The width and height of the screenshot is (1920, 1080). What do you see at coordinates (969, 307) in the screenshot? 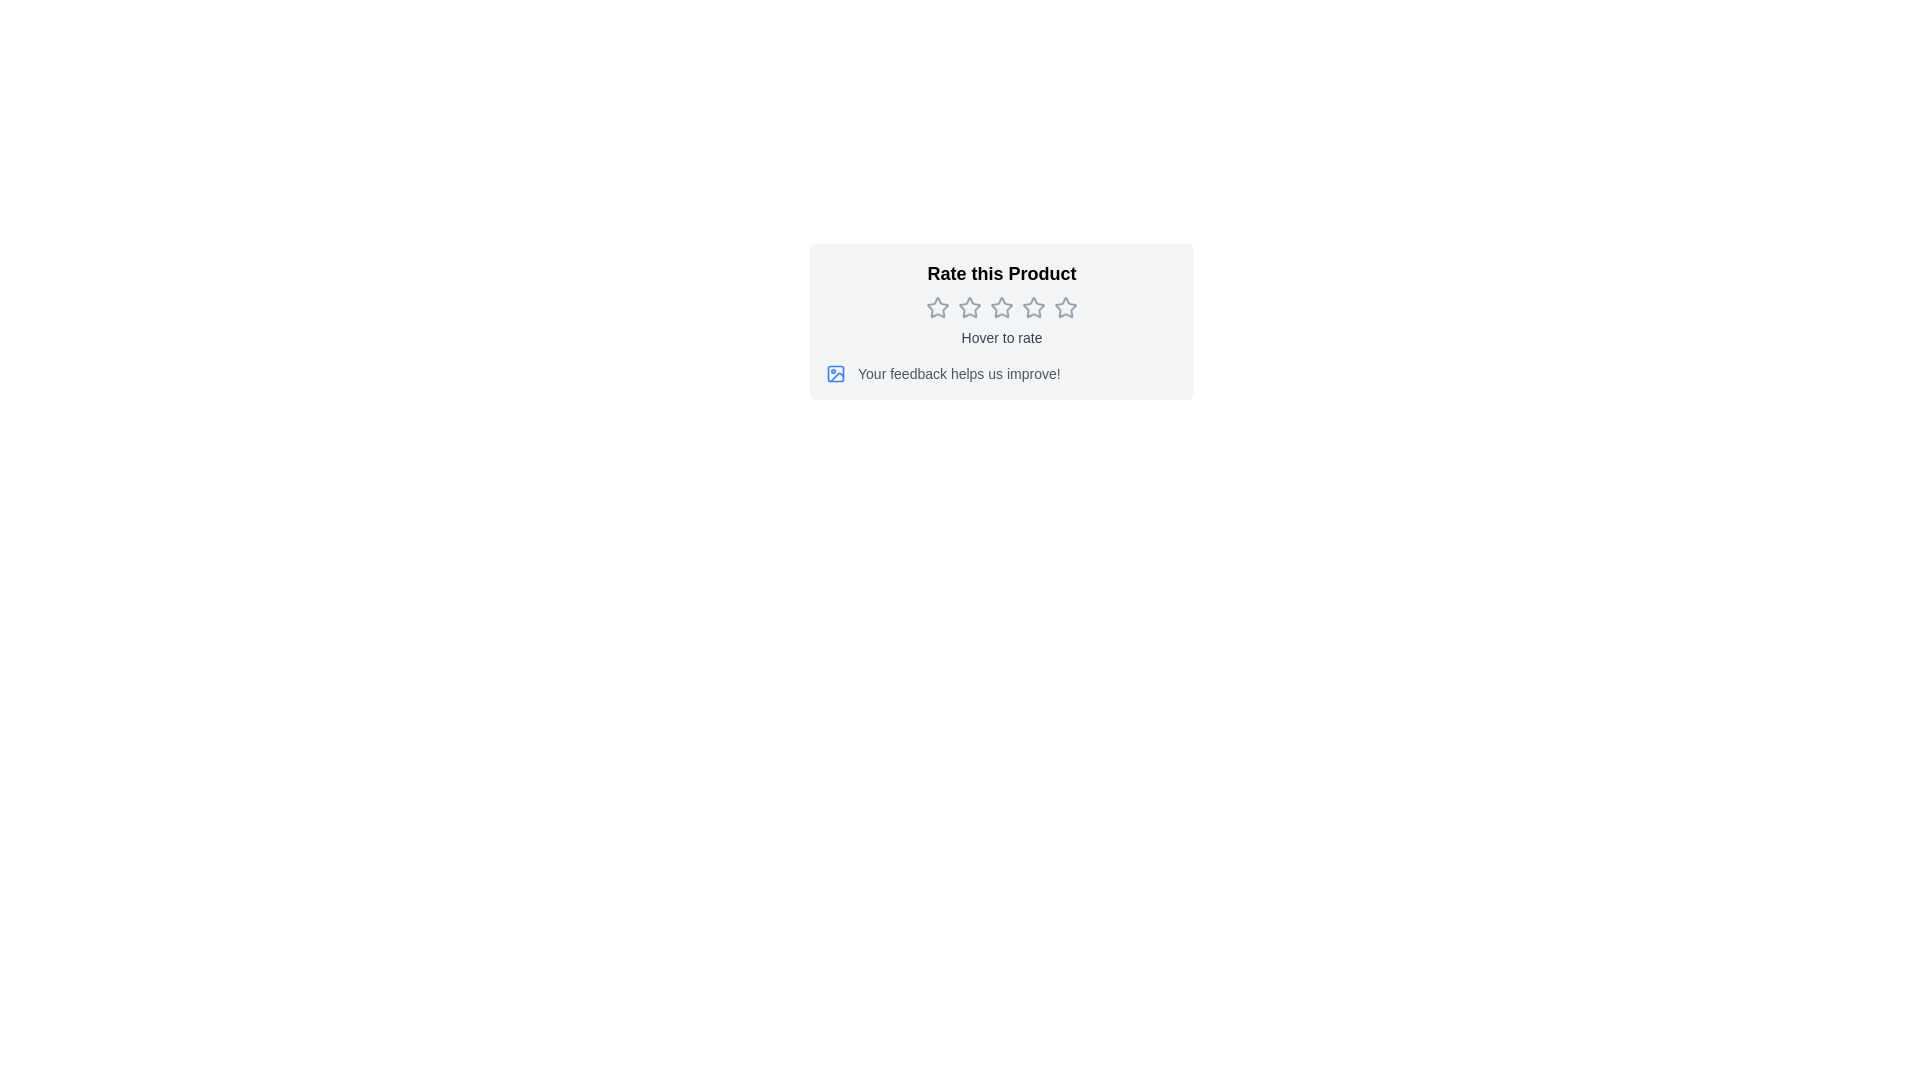
I see `the second gray star in the horizontal rating system` at bounding box center [969, 307].